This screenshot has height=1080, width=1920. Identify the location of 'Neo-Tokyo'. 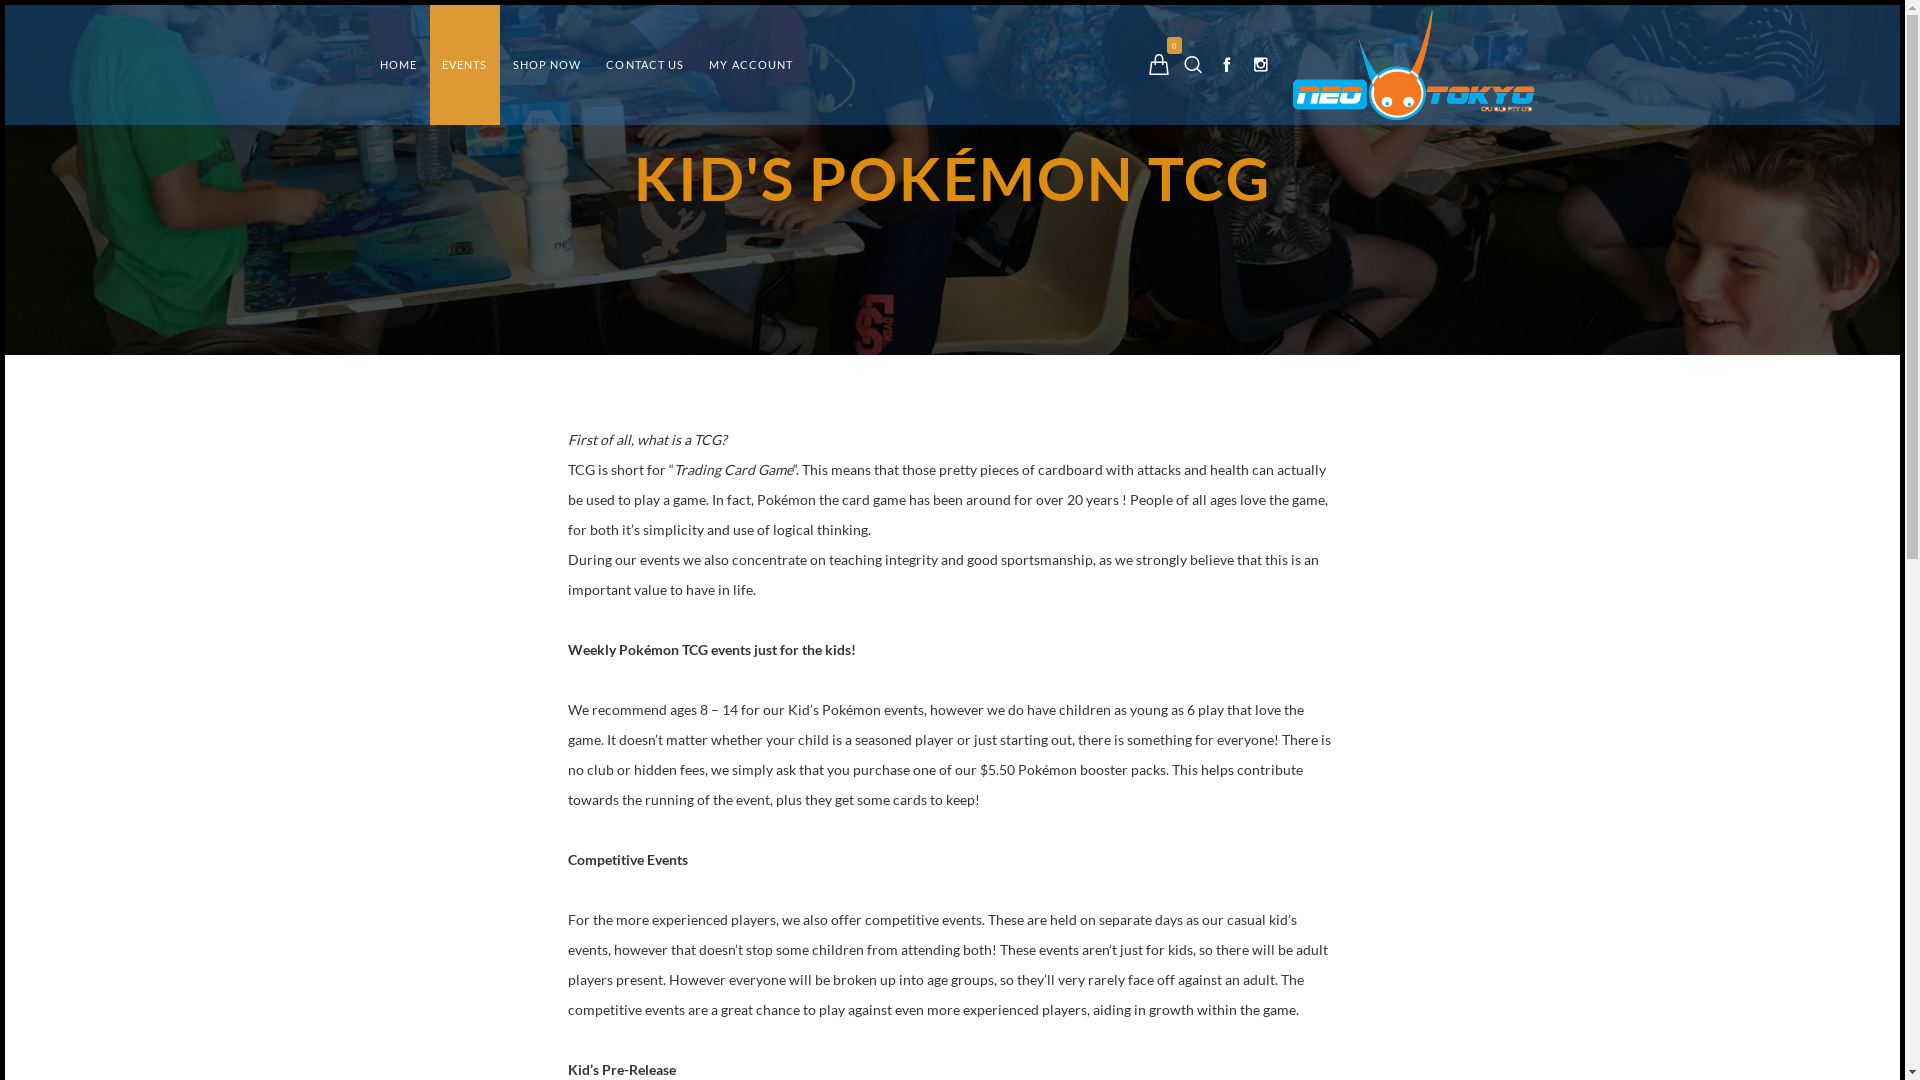
(1292, 64).